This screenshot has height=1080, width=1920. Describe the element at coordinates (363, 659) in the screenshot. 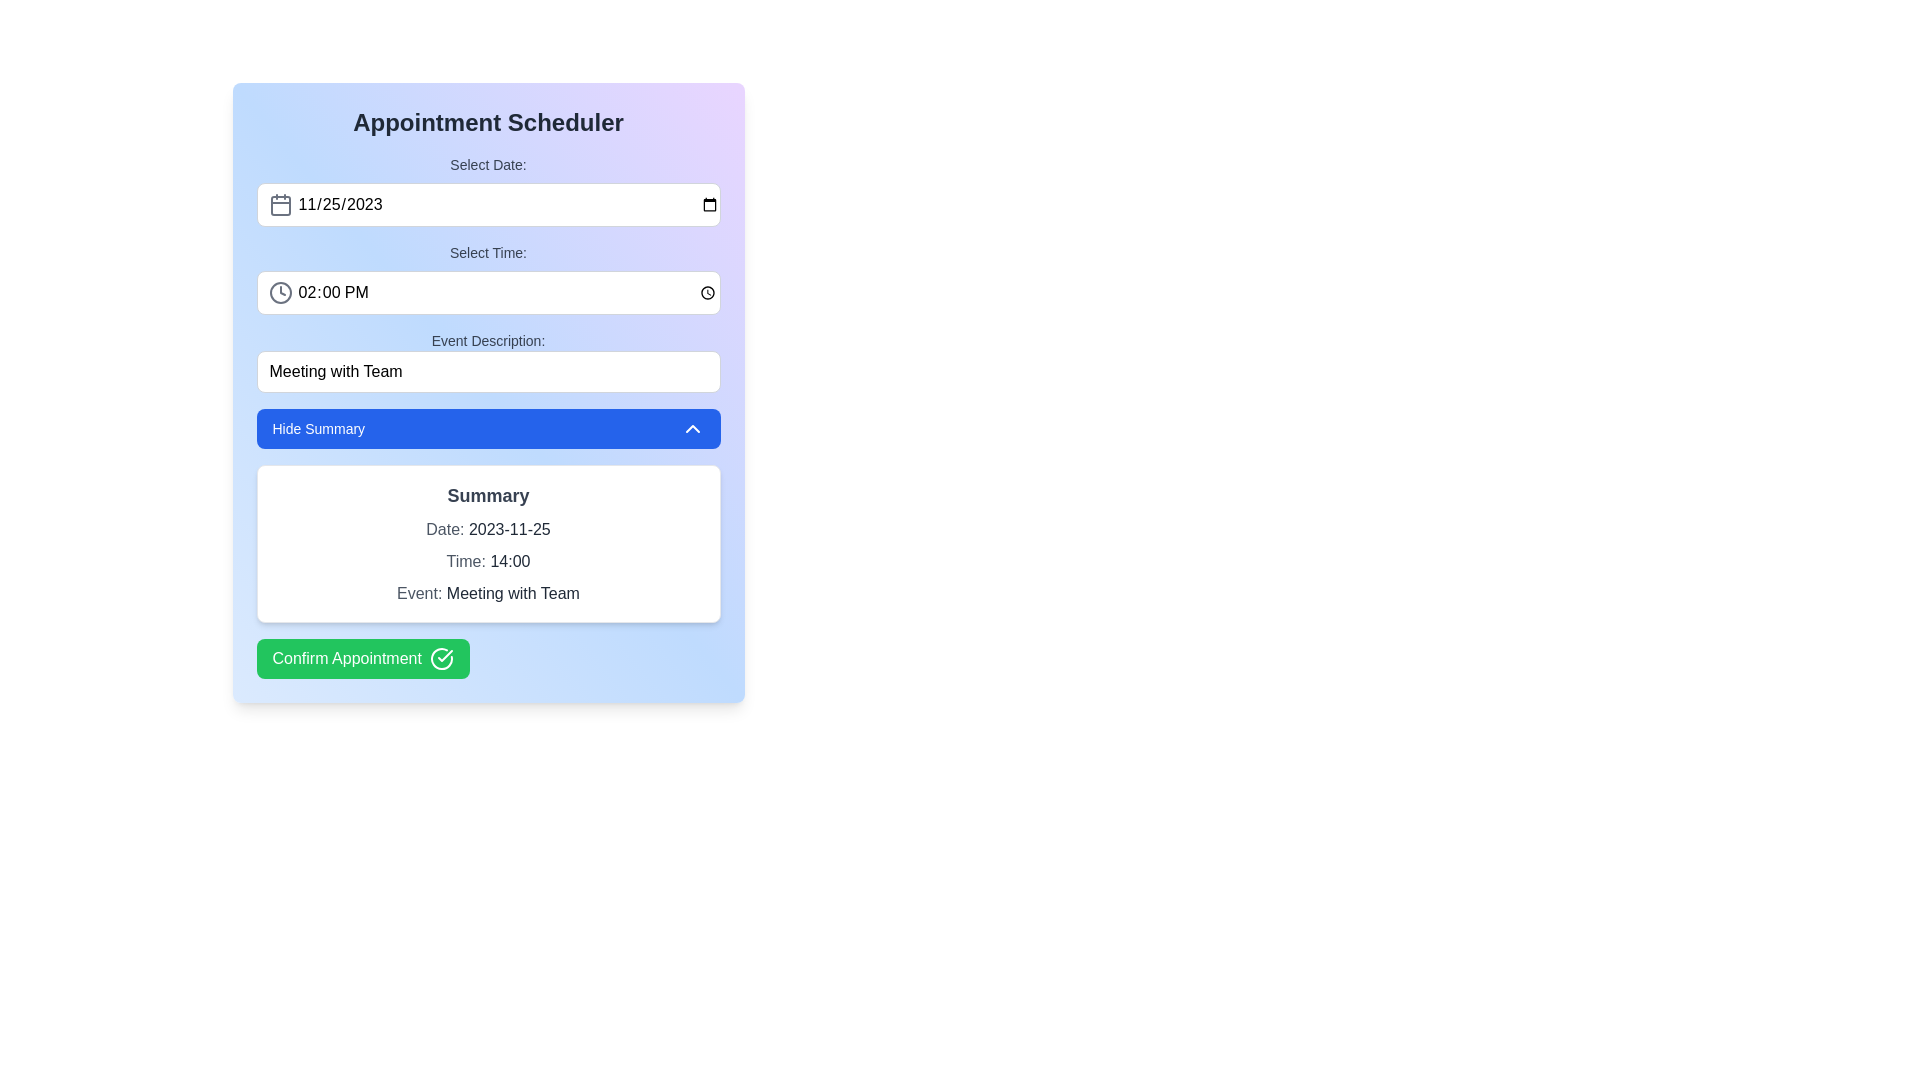

I see `the green button labeled 'Confirm Appointment' with a checkmark icon to confirm the appointment` at that location.